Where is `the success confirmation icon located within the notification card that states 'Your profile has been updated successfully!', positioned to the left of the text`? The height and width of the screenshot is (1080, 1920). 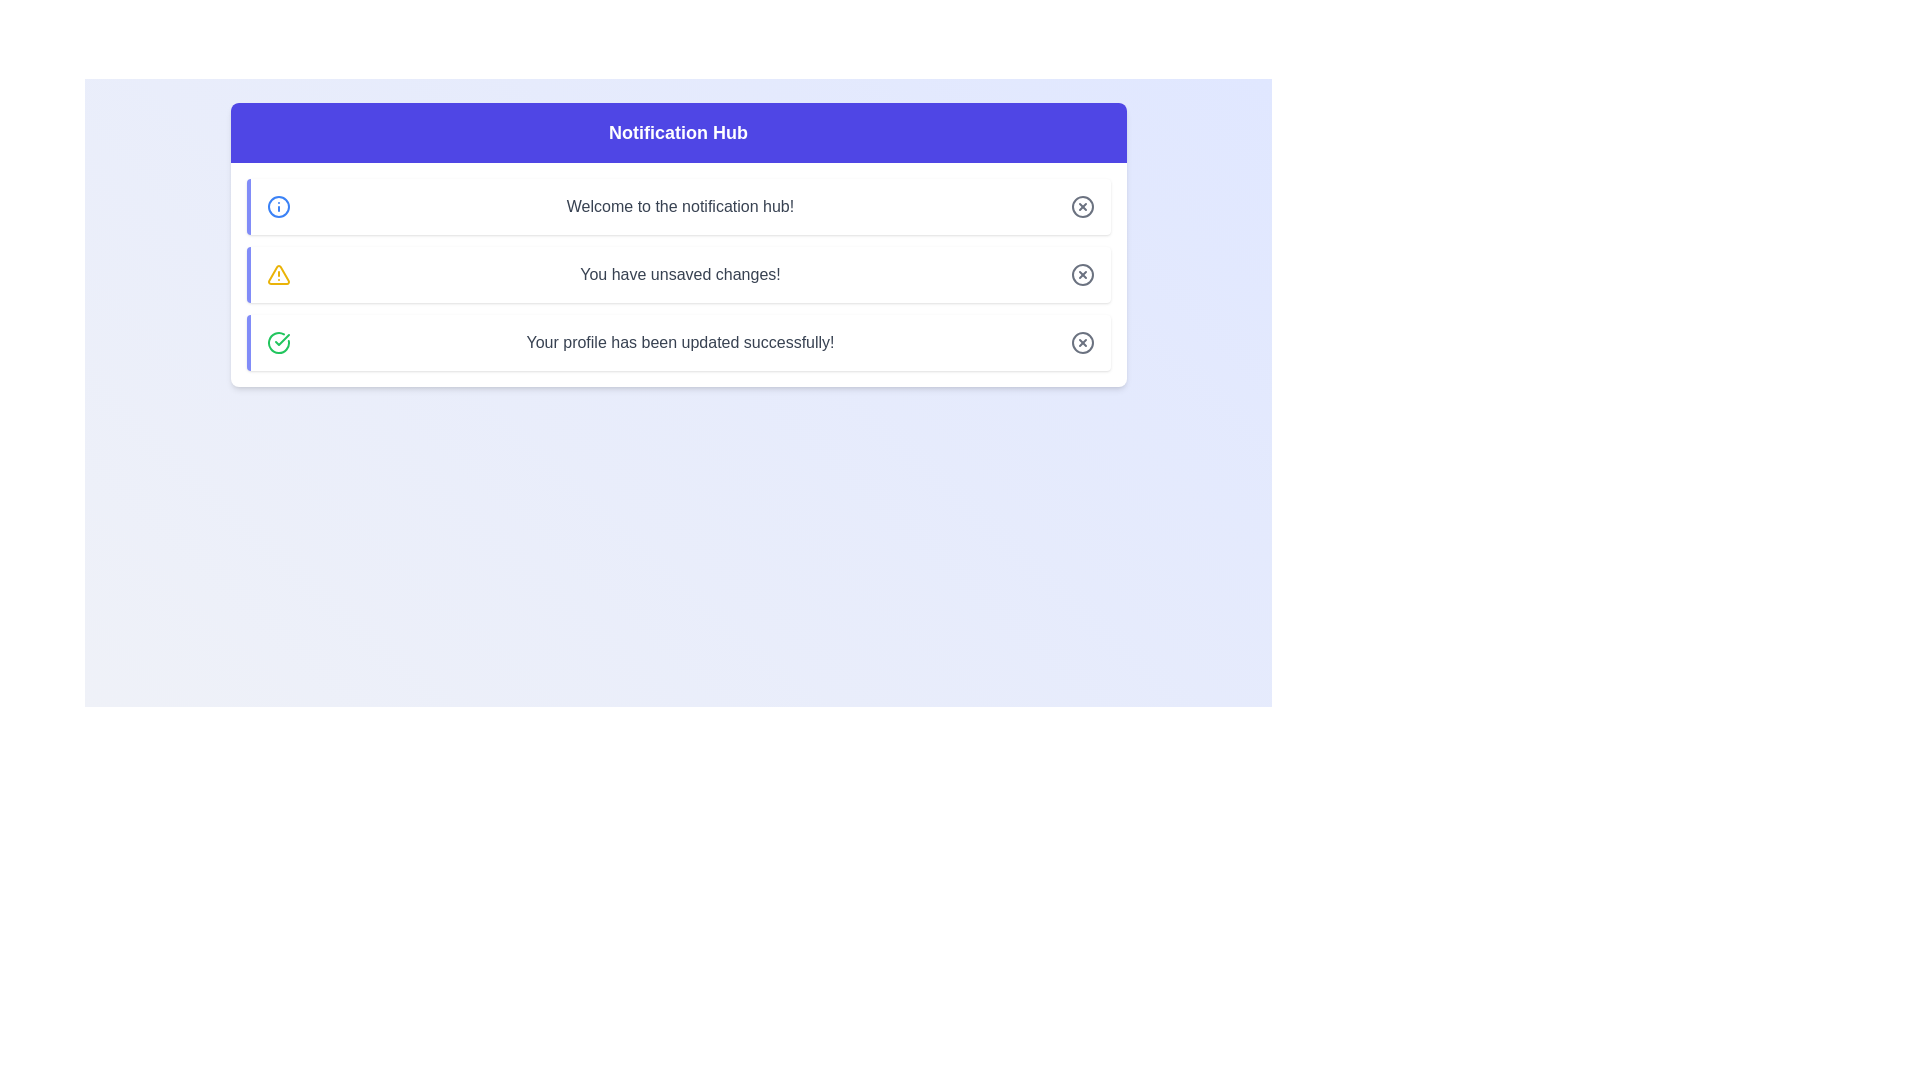 the success confirmation icon located within the notification card that states 'Your profile has been updated successfully!', positioned to the left of the text is located at coordinates (277, 342).